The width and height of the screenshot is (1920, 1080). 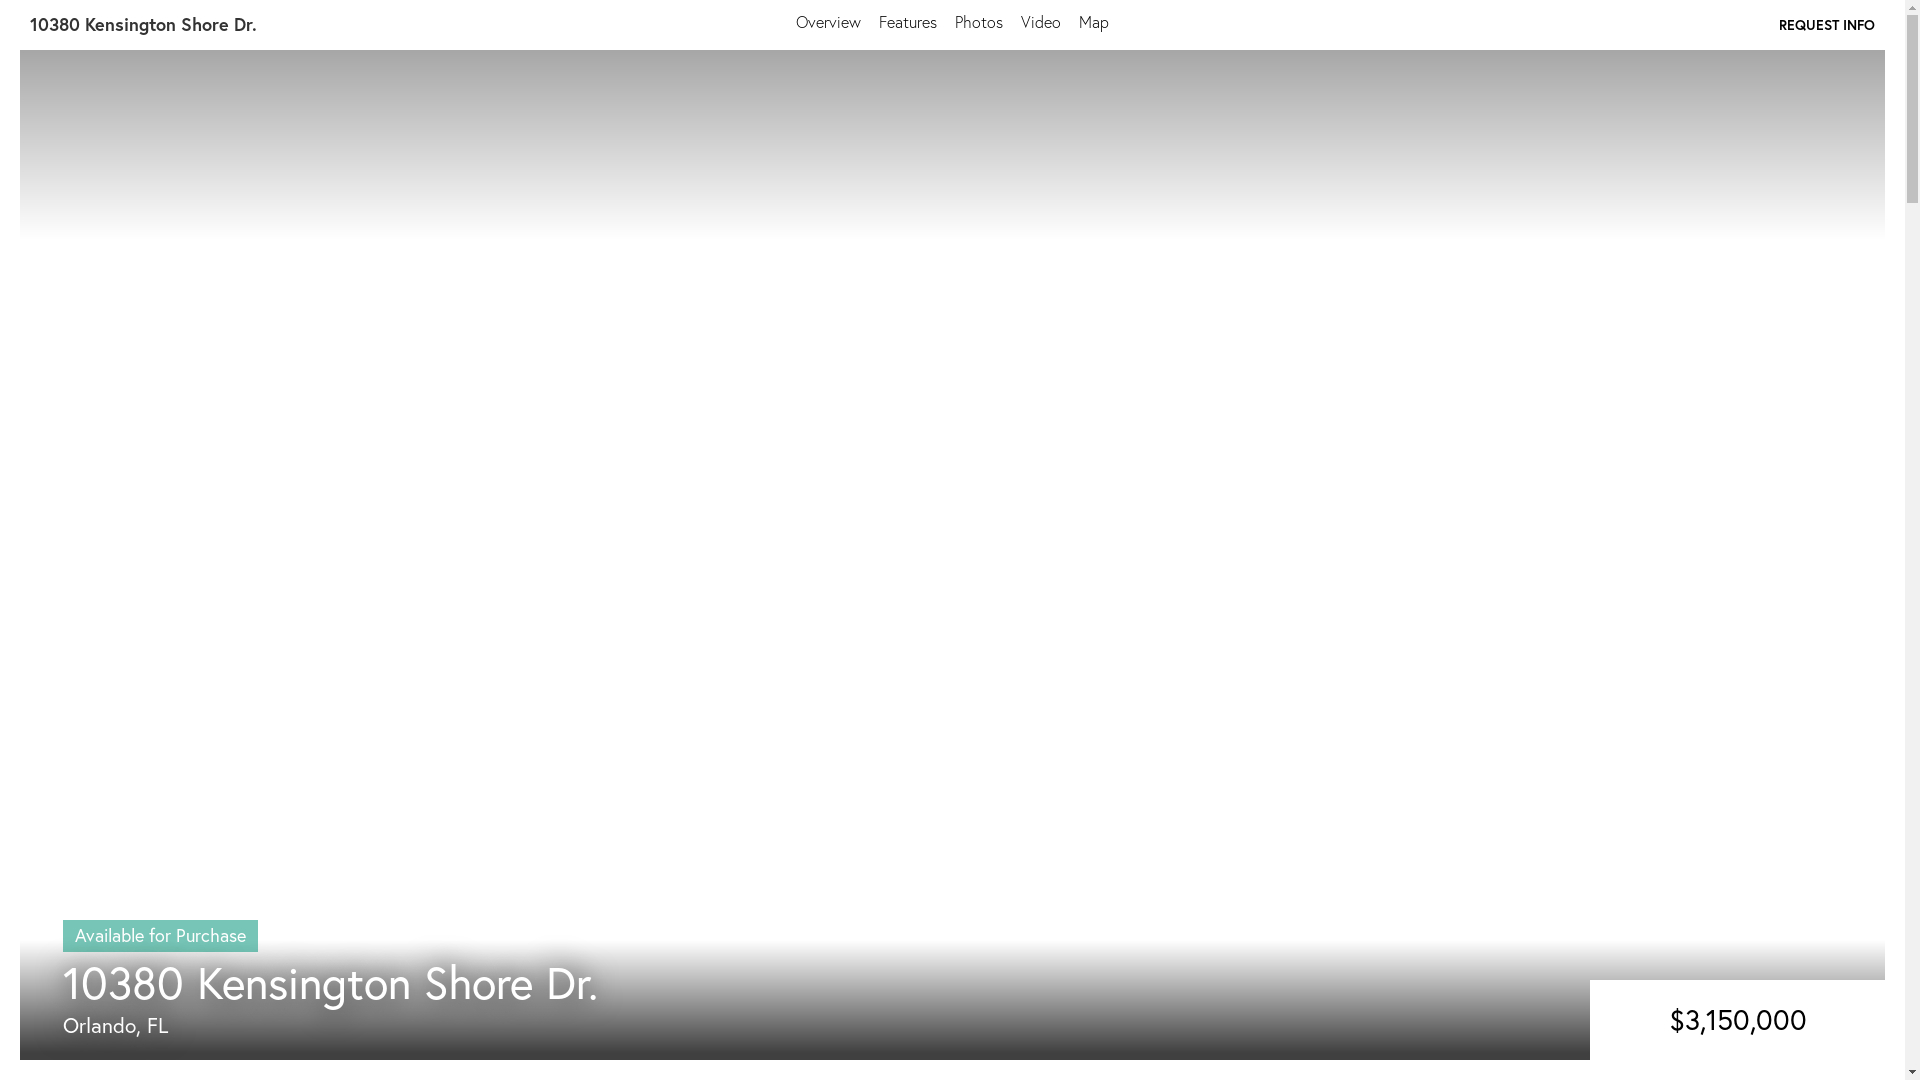 What do you see at coordinates (1093, 21) in the screenshot?
I see `'Map'` at bounding box center [1093, 21].